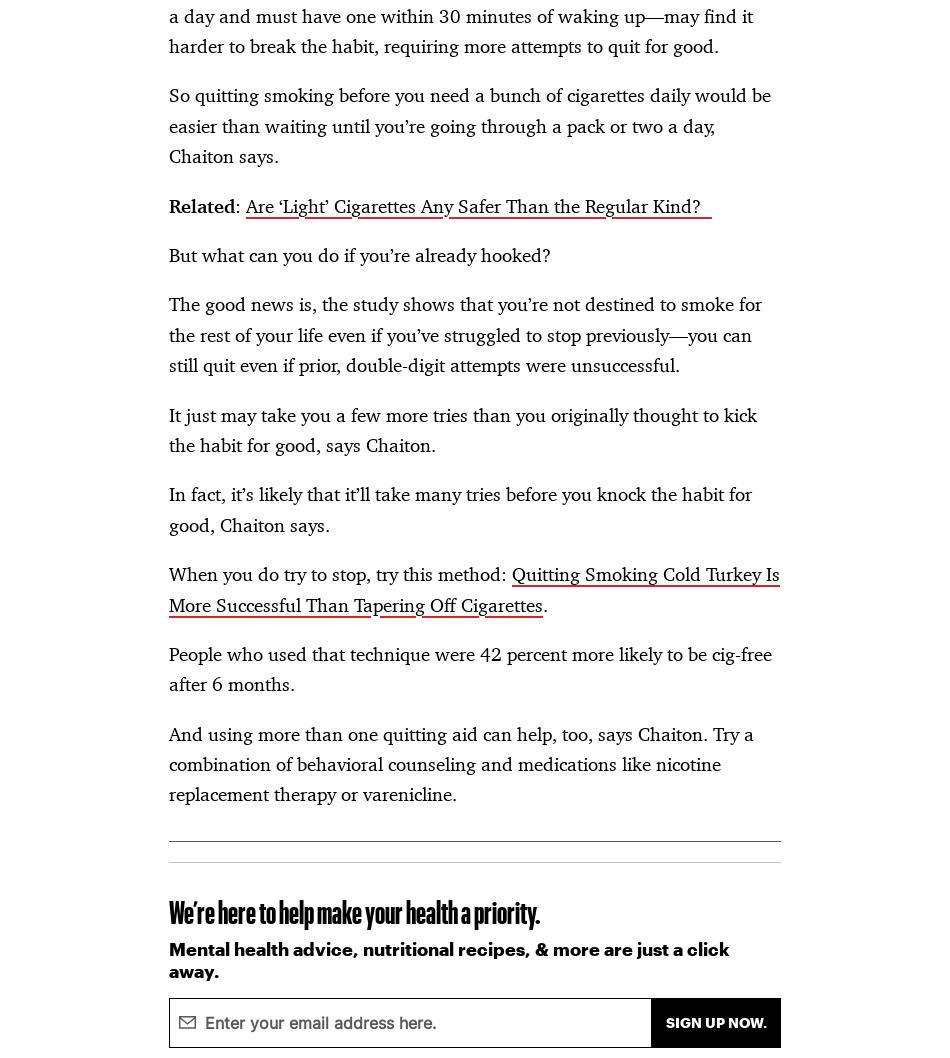 This screenshot has width=950, height=1058. I want to click on 'CA Notice at Collection', so click(159, 383).